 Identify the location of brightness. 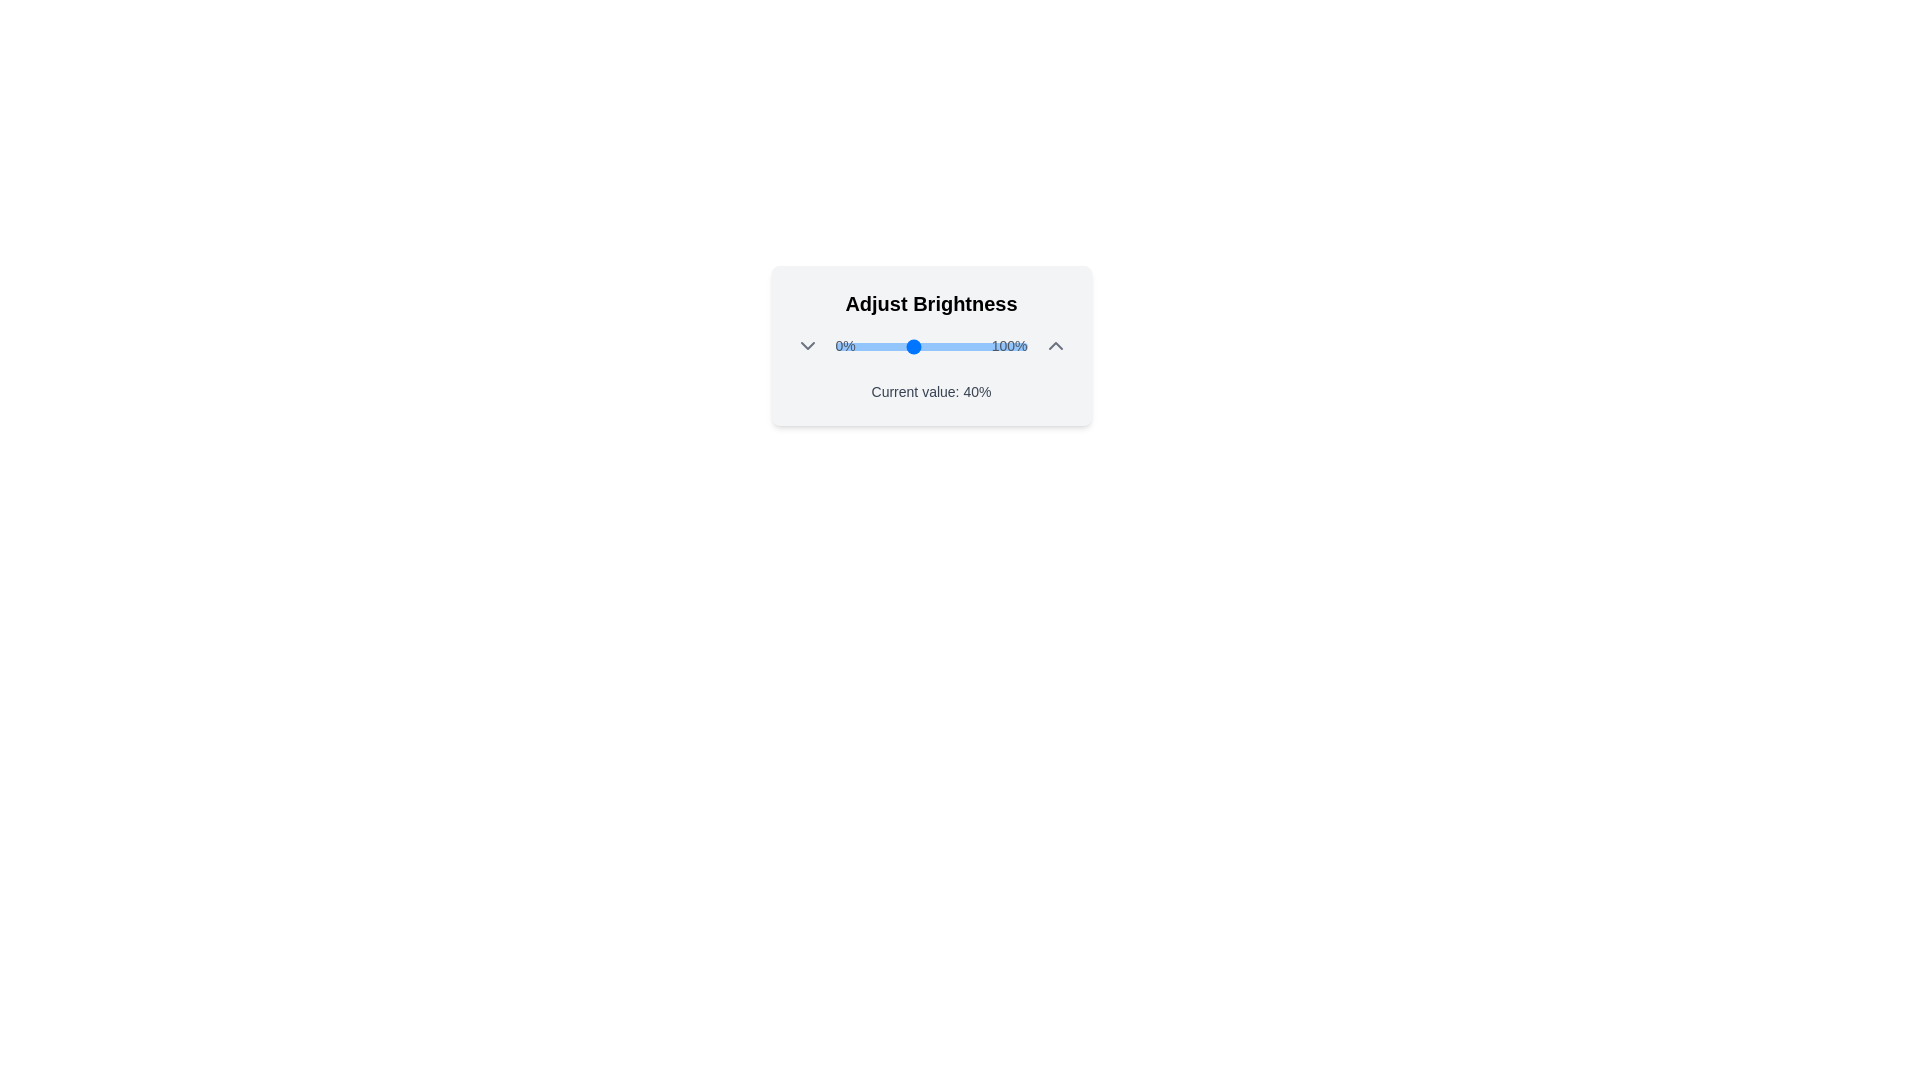
(994, 346).